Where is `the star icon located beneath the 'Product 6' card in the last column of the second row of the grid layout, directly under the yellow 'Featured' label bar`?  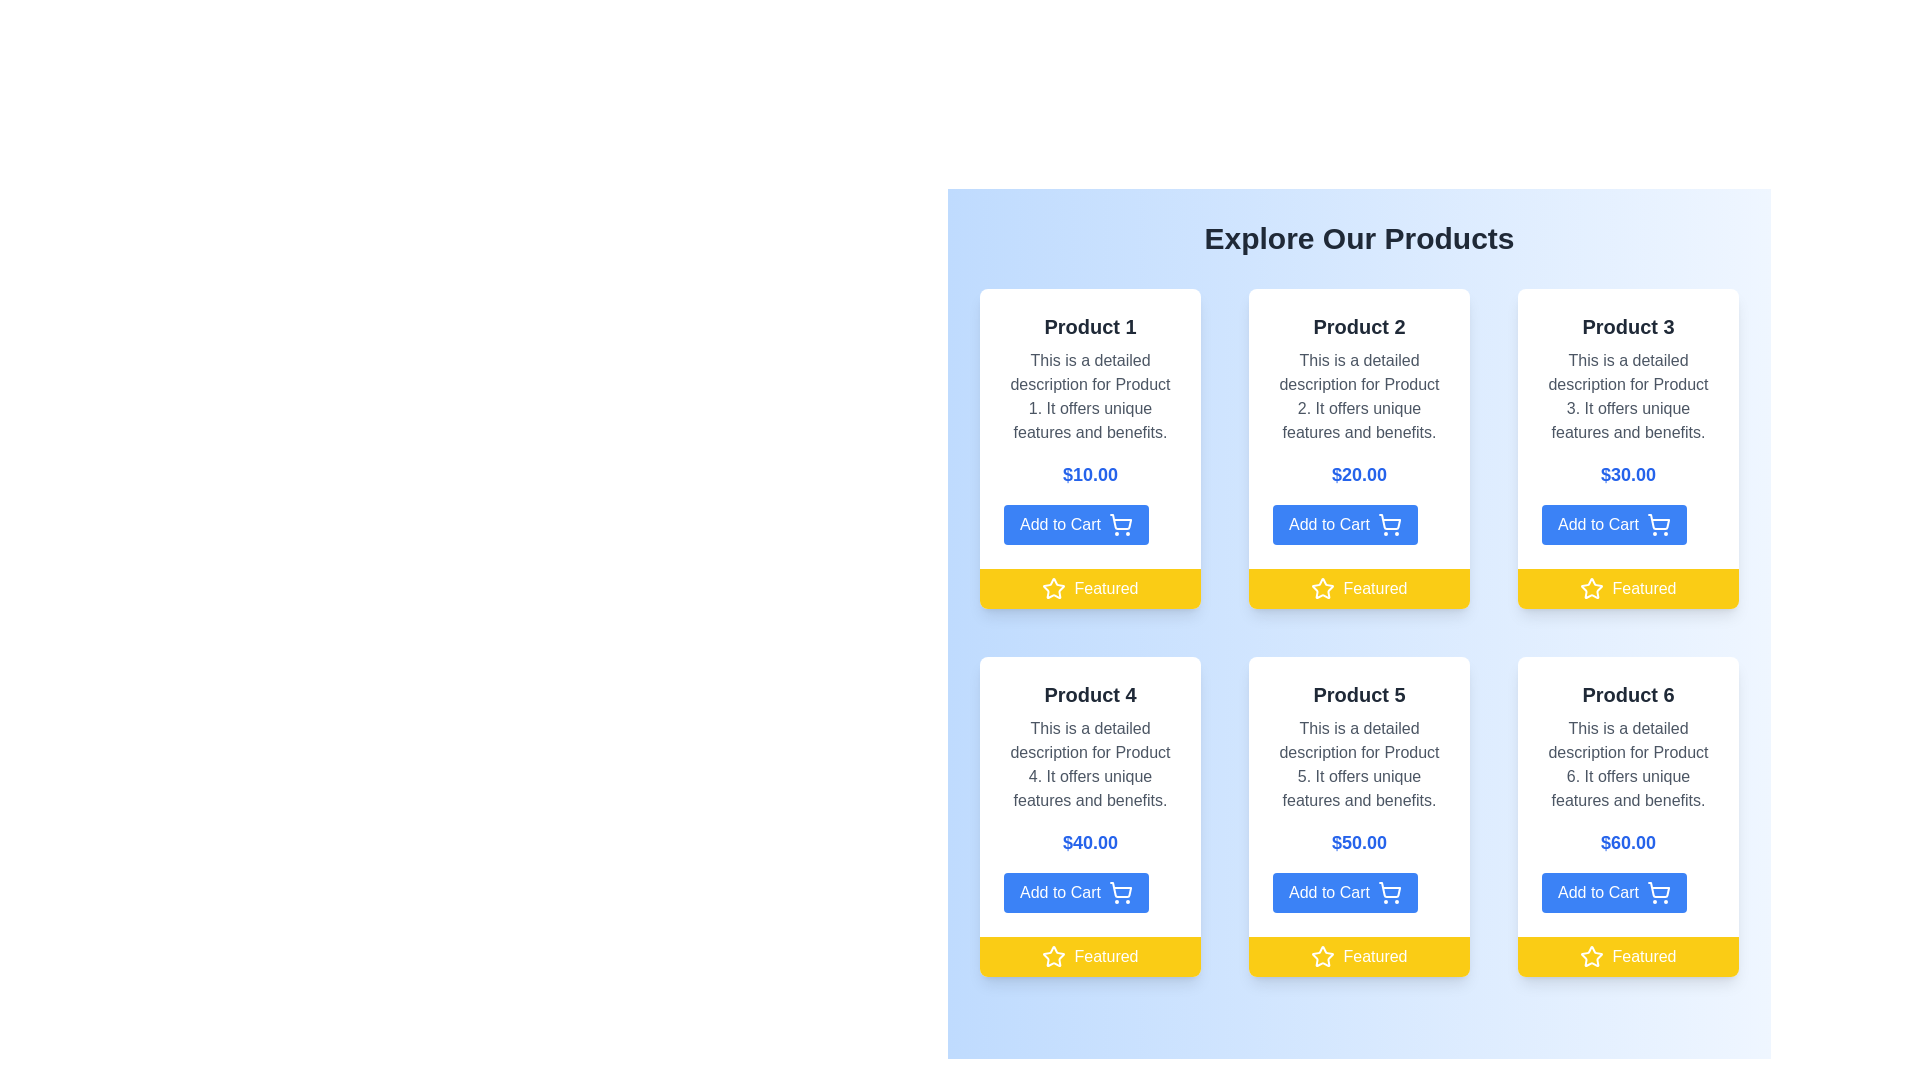 the star icon located beneath the 'Product 6' card in the last column of the second row of the grid layout, directly under the yellow 'Featured' label bar is located at coordinates (1591, 955).